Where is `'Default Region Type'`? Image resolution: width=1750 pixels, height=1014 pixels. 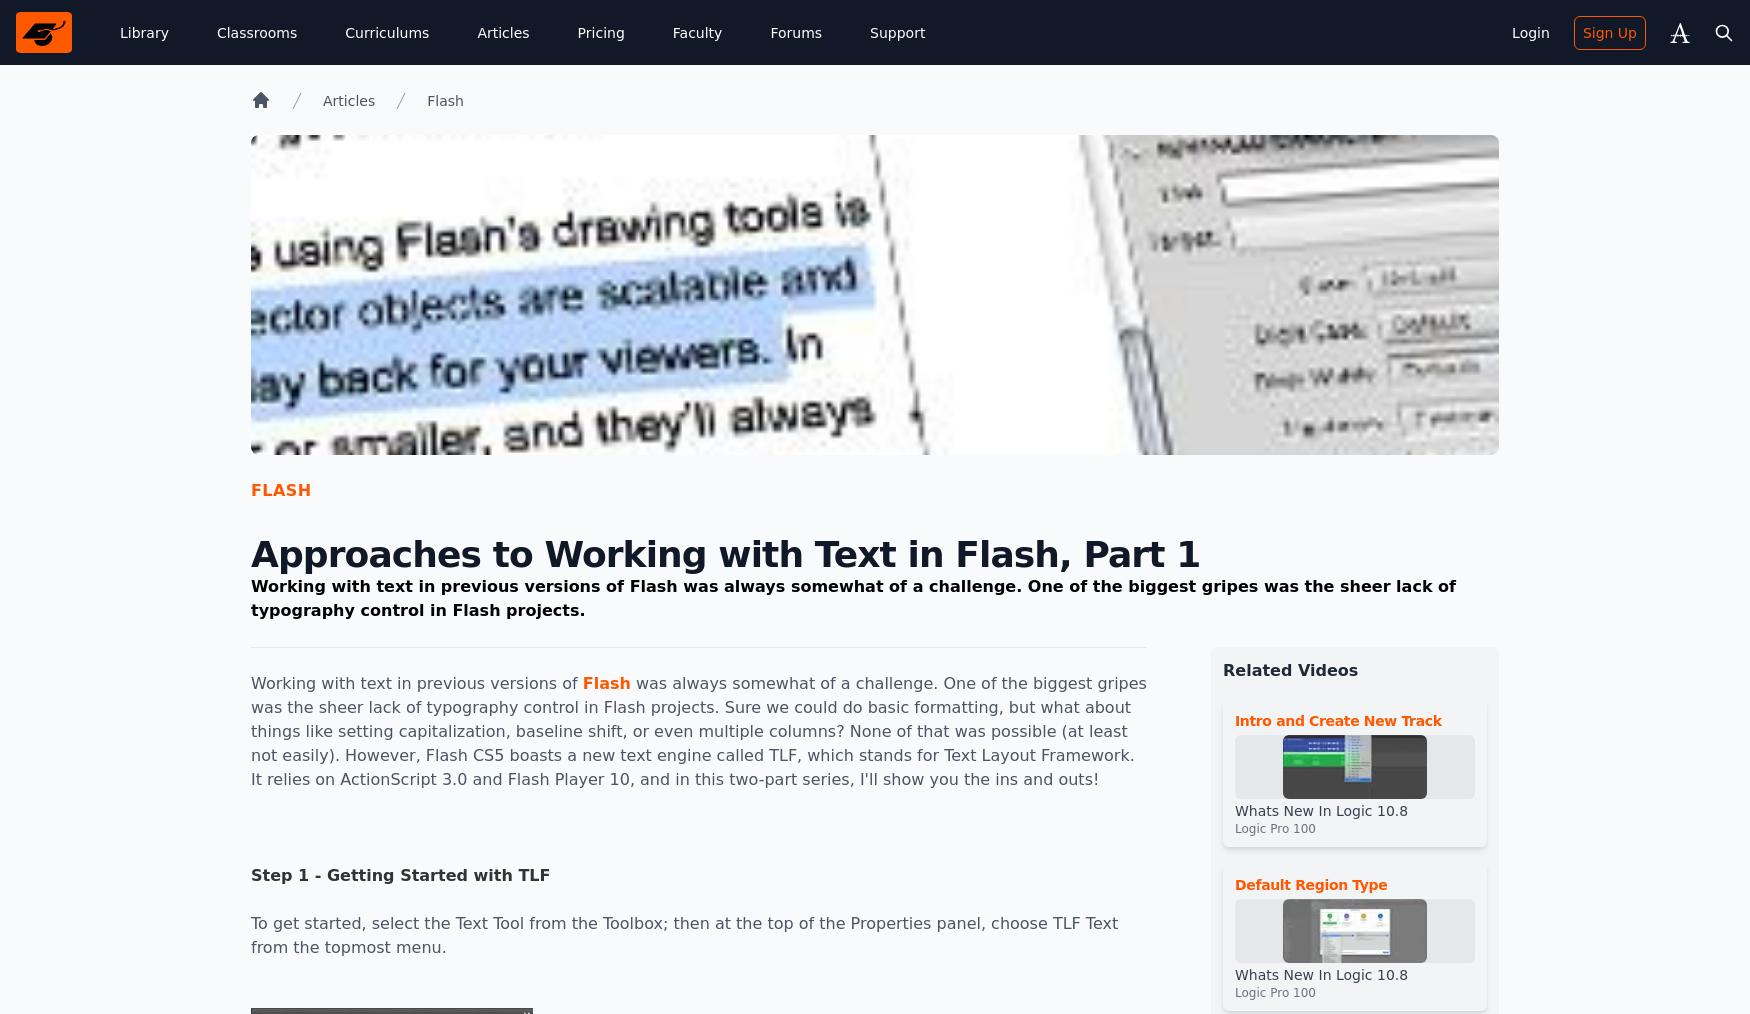
'Default Region Type' is located at coordinates (1309, 884).